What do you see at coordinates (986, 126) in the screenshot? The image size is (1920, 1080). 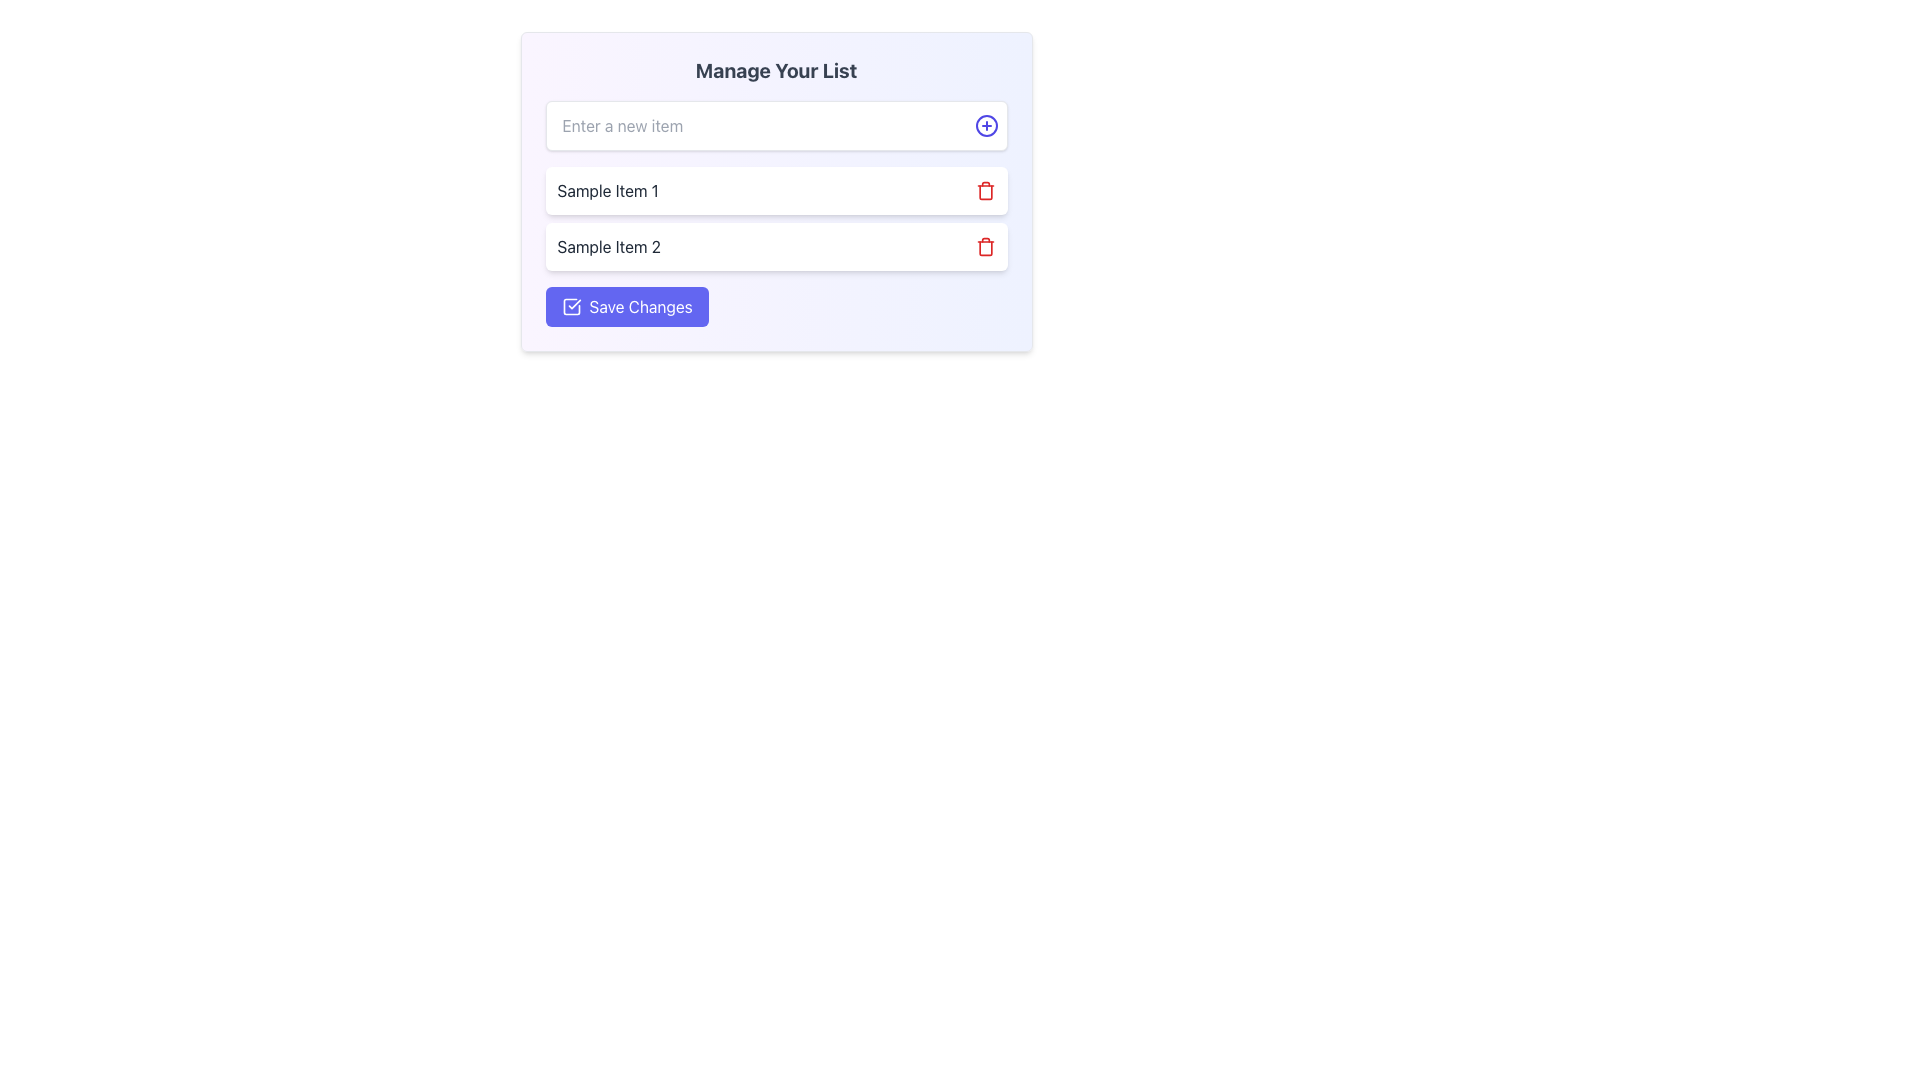 I see `the button located on the right edge of the text input field labeled 'Enter a new item'` at bounding box center [986, 126].